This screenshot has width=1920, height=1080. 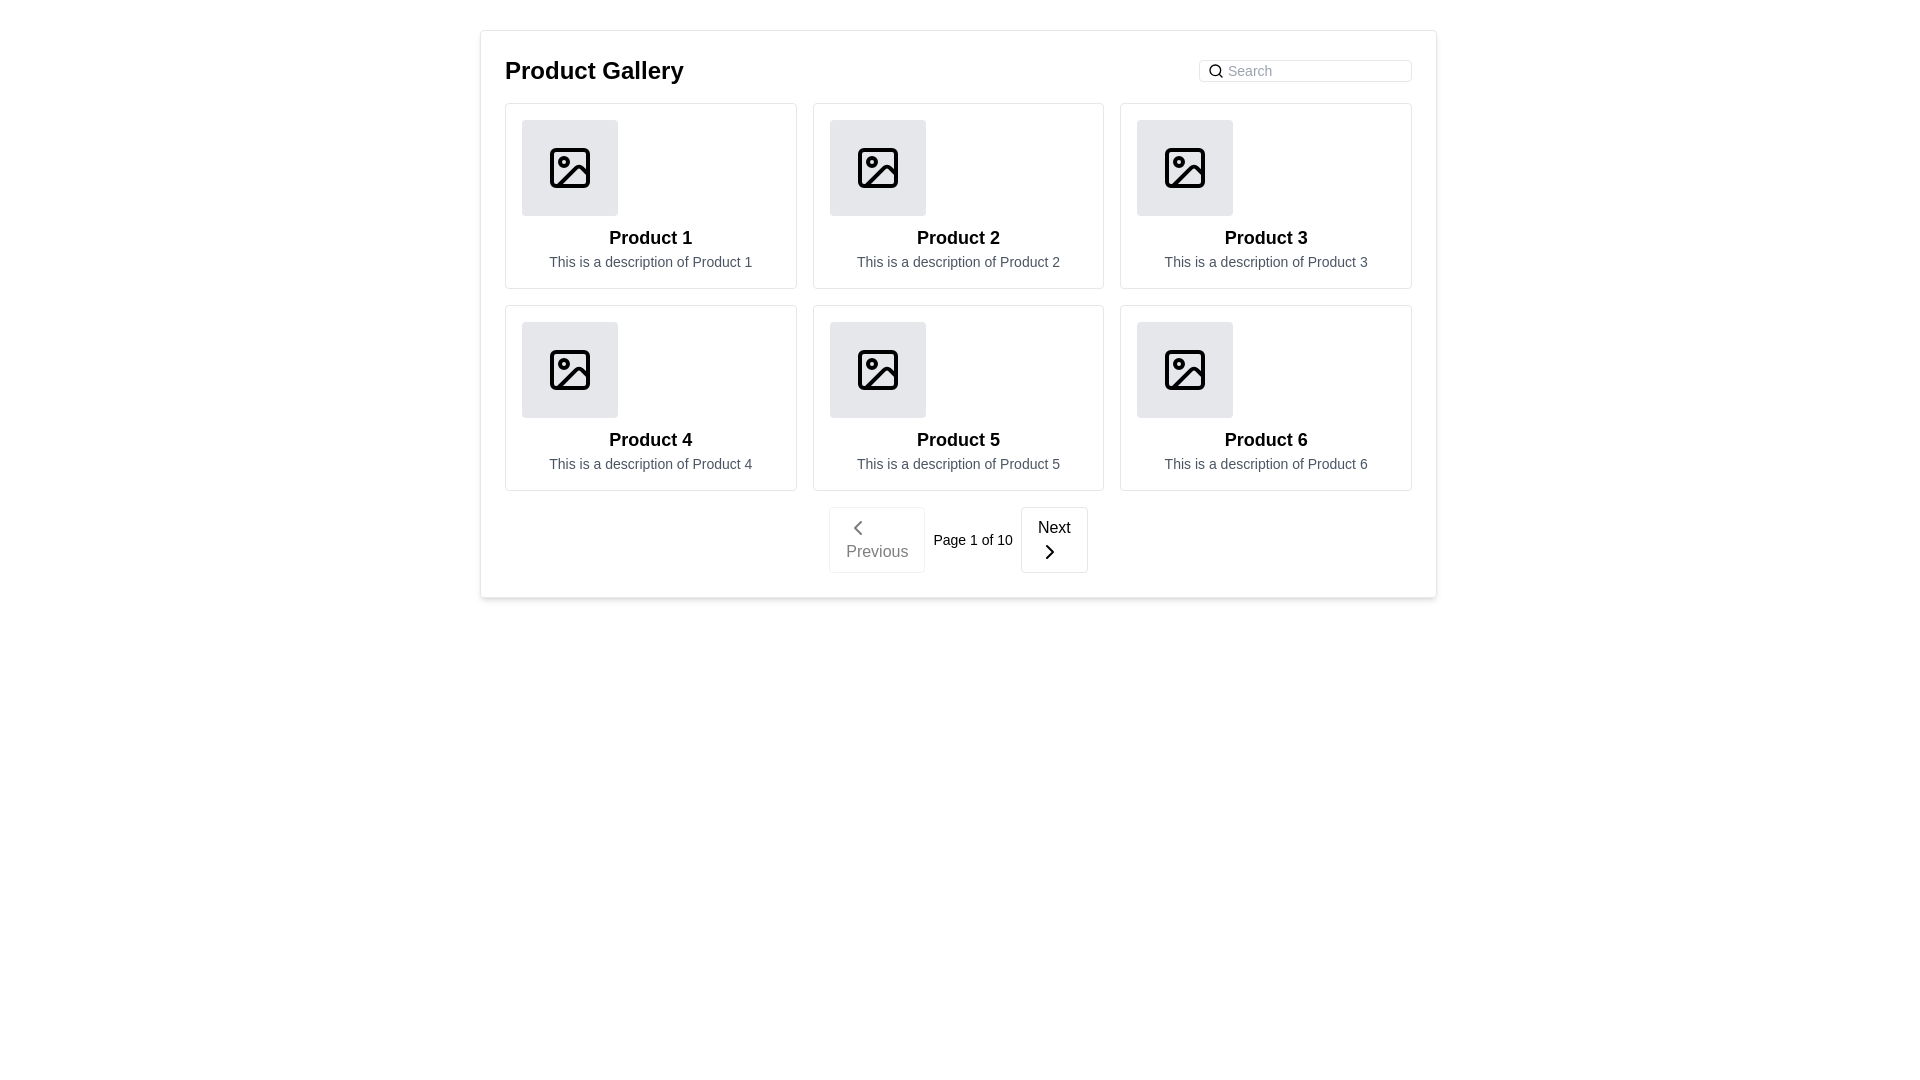 I want to click on the 'Previous' button located in the navigation bar at the bottom of the interface, which features a light gray background, black border, and a left-pointing chevron icon, so click(x=877, y=540).